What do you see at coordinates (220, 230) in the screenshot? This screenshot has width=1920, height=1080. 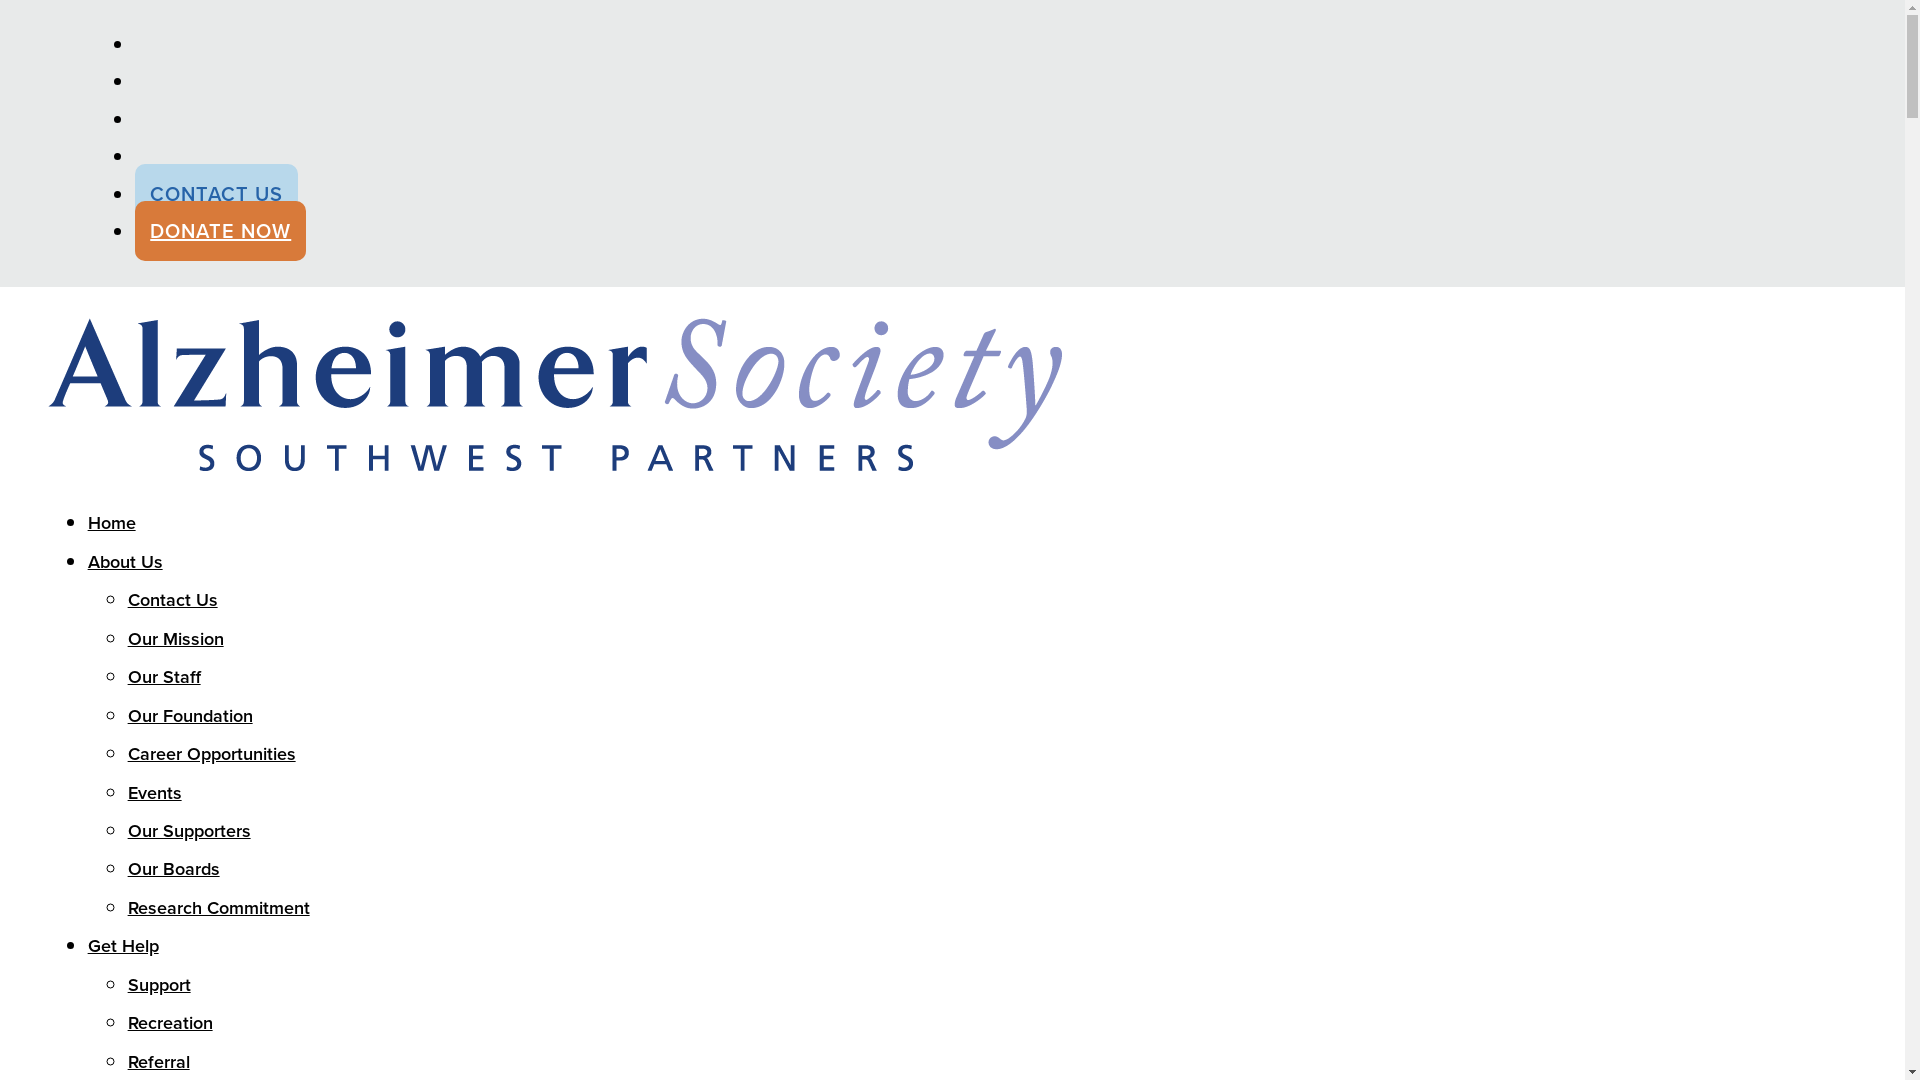 I see `'DONATE NOW'` at bounding box center [220, 230].